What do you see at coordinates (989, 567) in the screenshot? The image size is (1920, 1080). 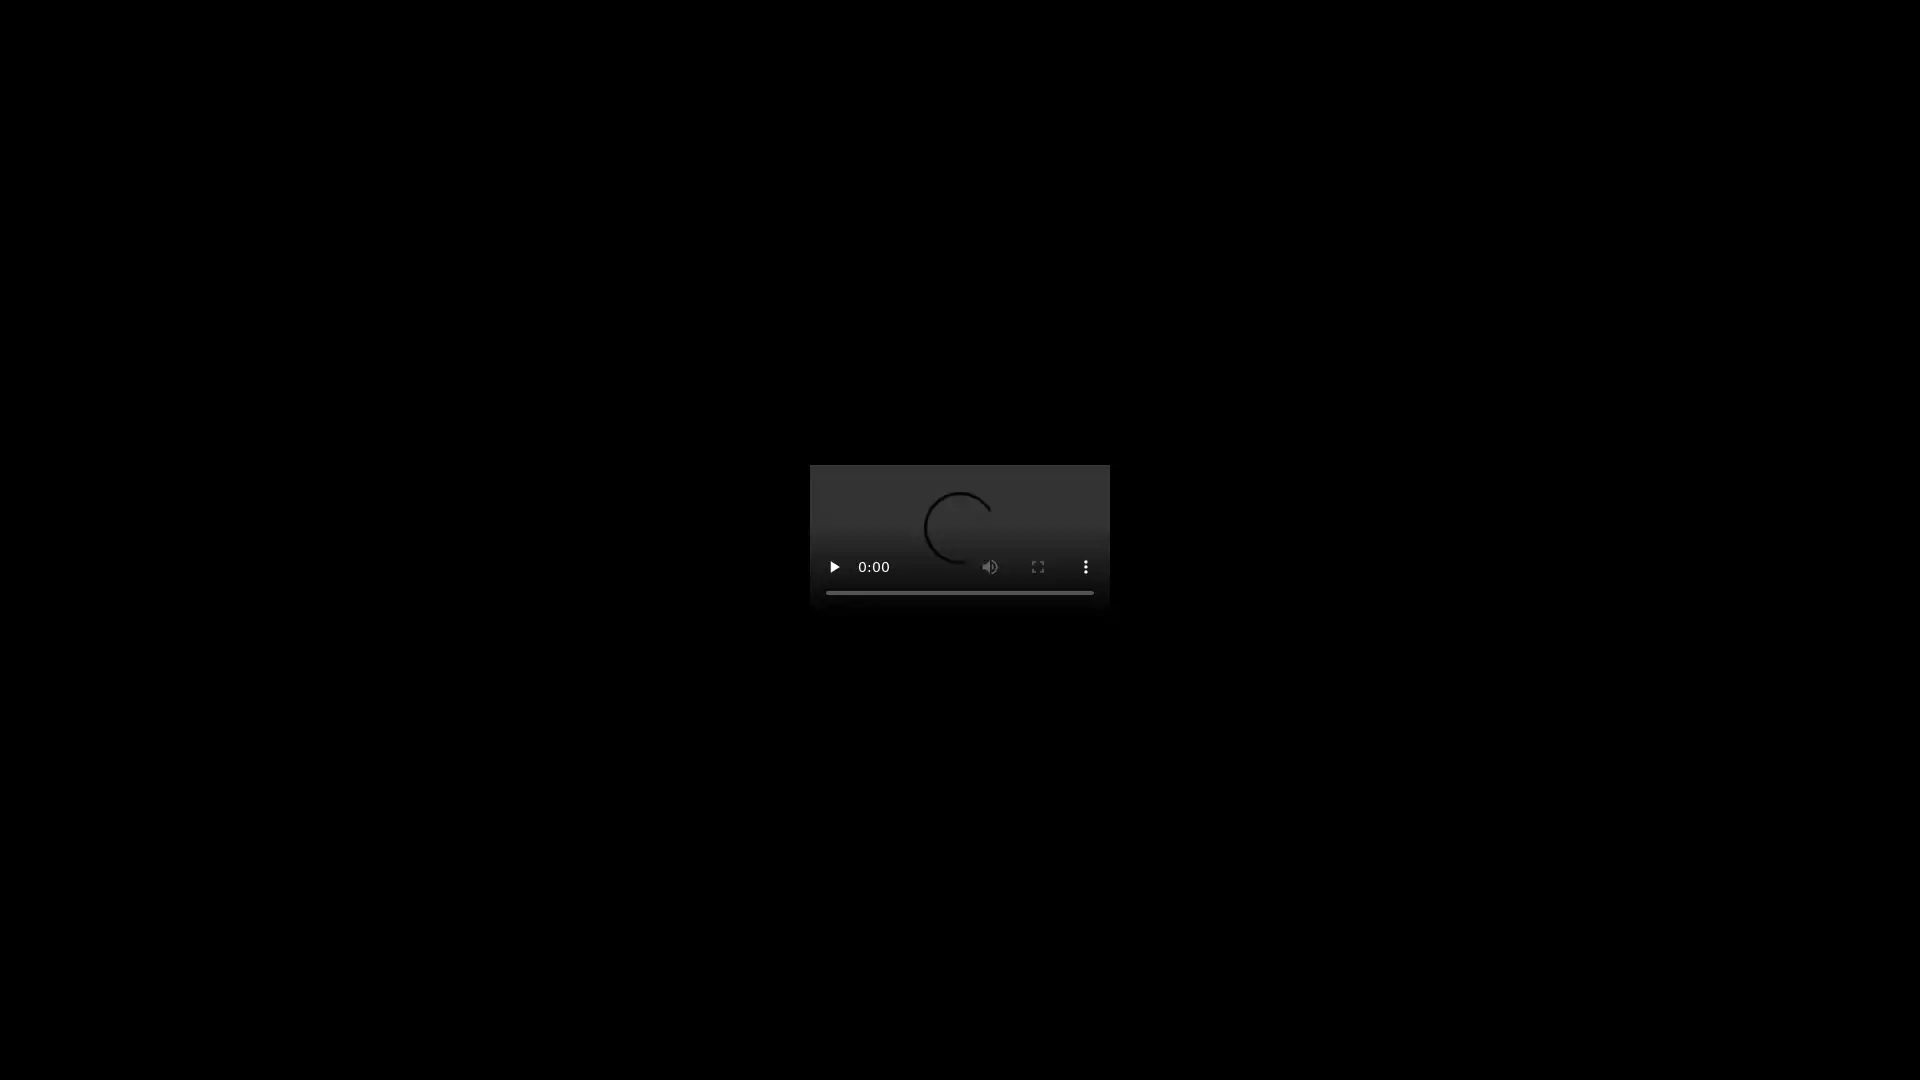 I see `mute` at bounding box center [989, 567].